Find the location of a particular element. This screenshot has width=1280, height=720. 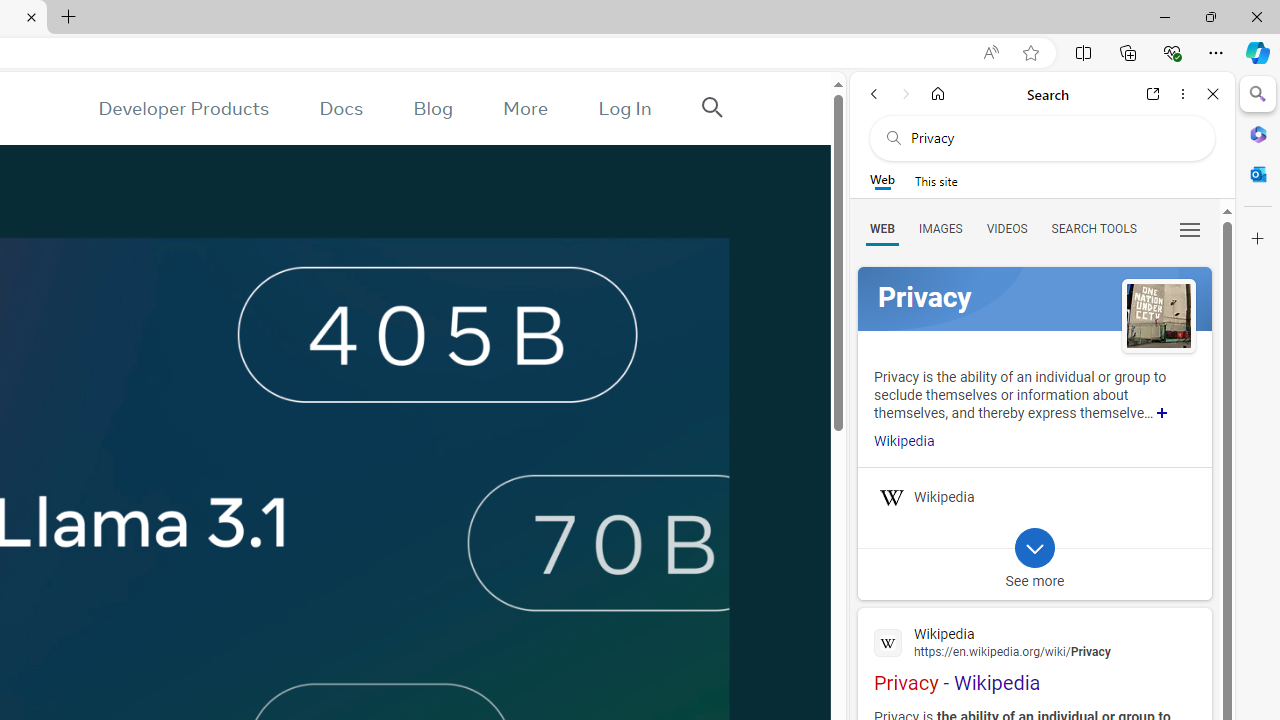

'Developer Products' is located at coordinates (183, 108).